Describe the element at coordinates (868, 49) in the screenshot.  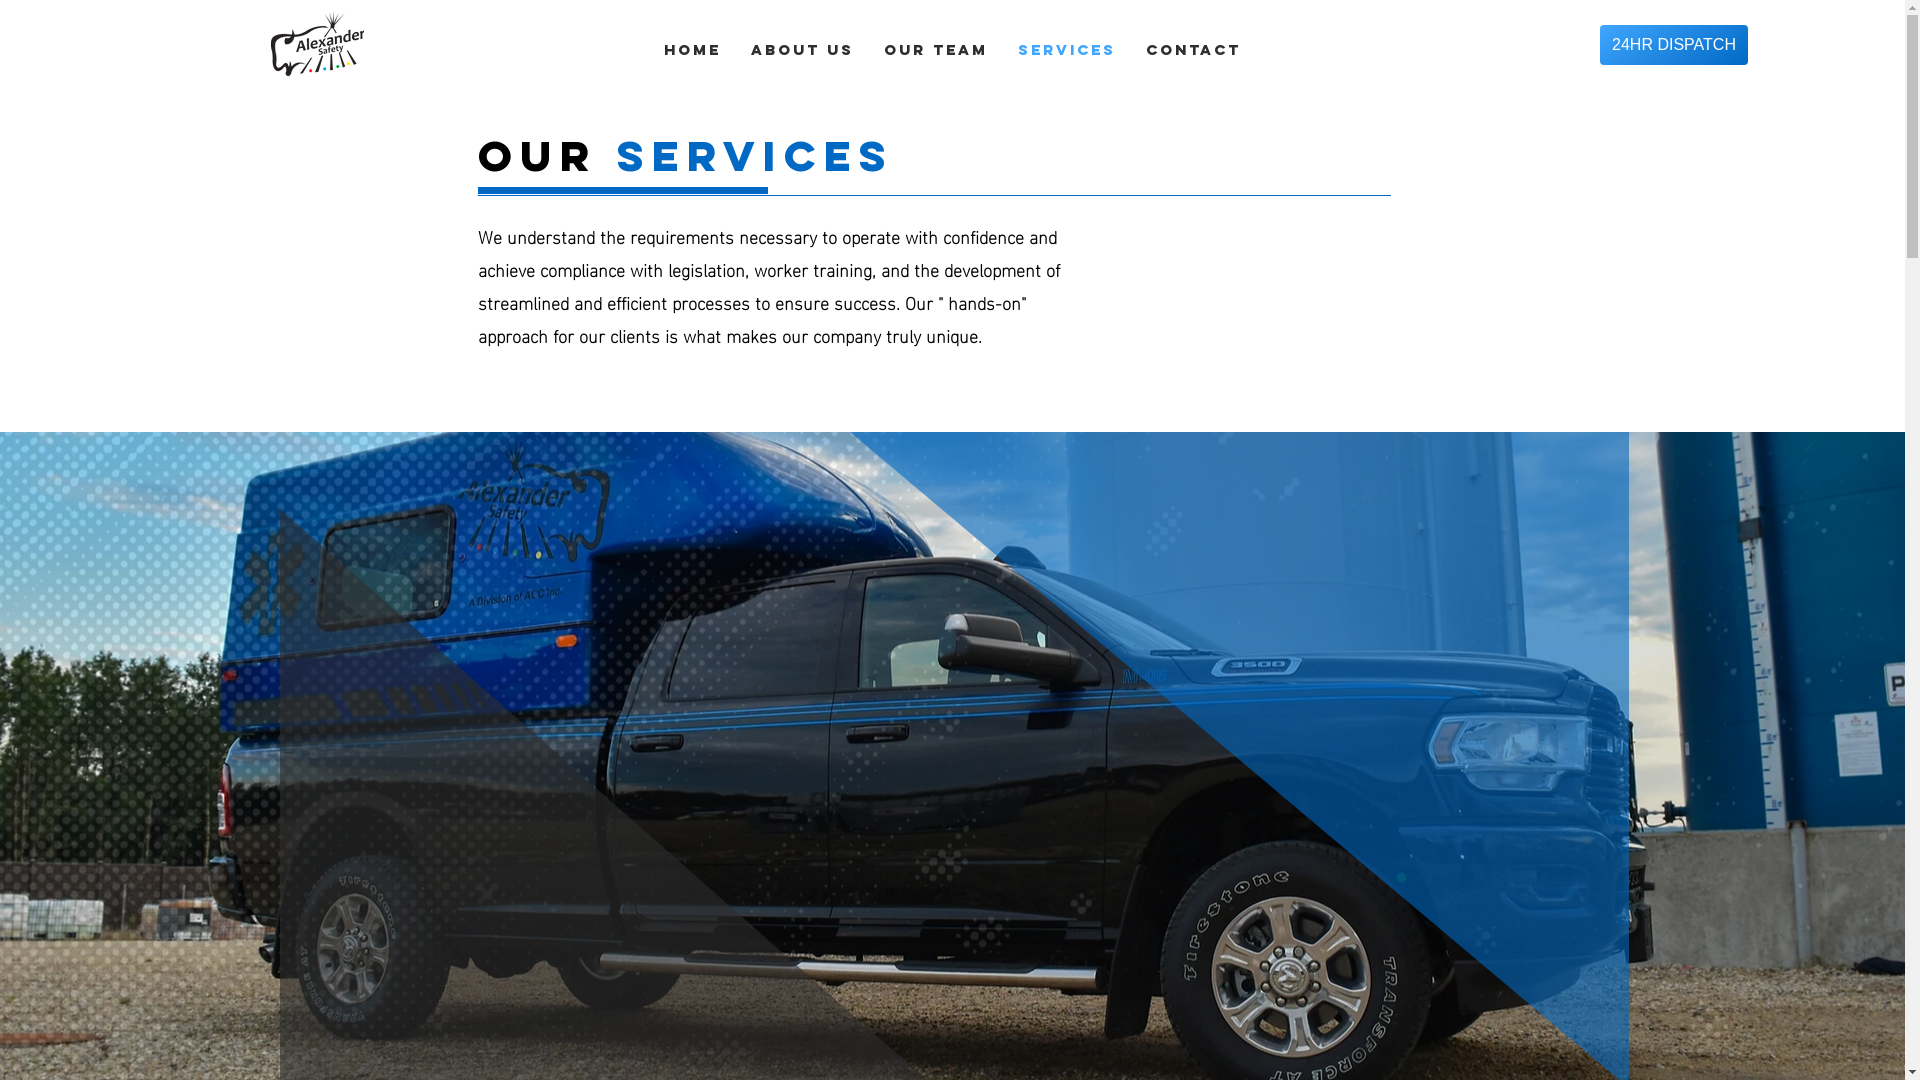
I see `'OUR TEAM'` at that location.